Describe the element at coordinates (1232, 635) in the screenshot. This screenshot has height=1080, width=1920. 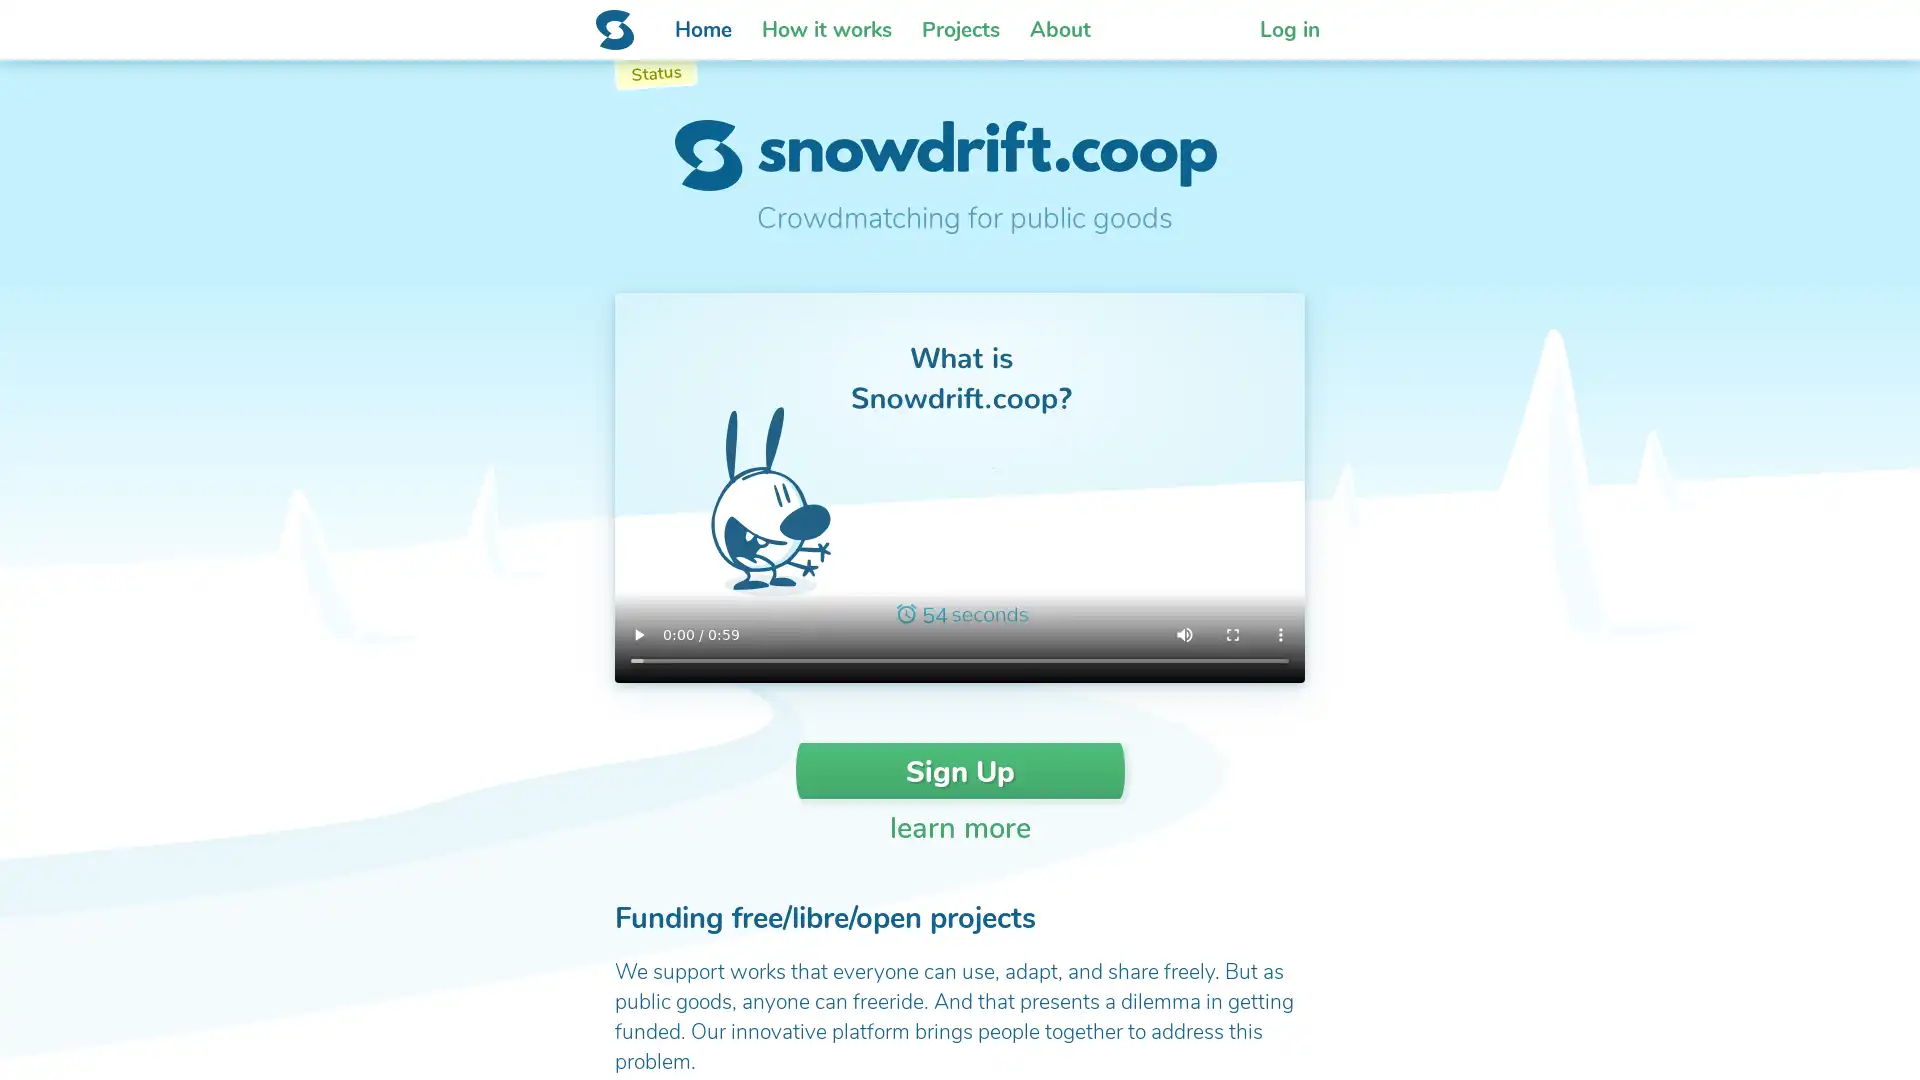
I see `enter full screen` at that location.